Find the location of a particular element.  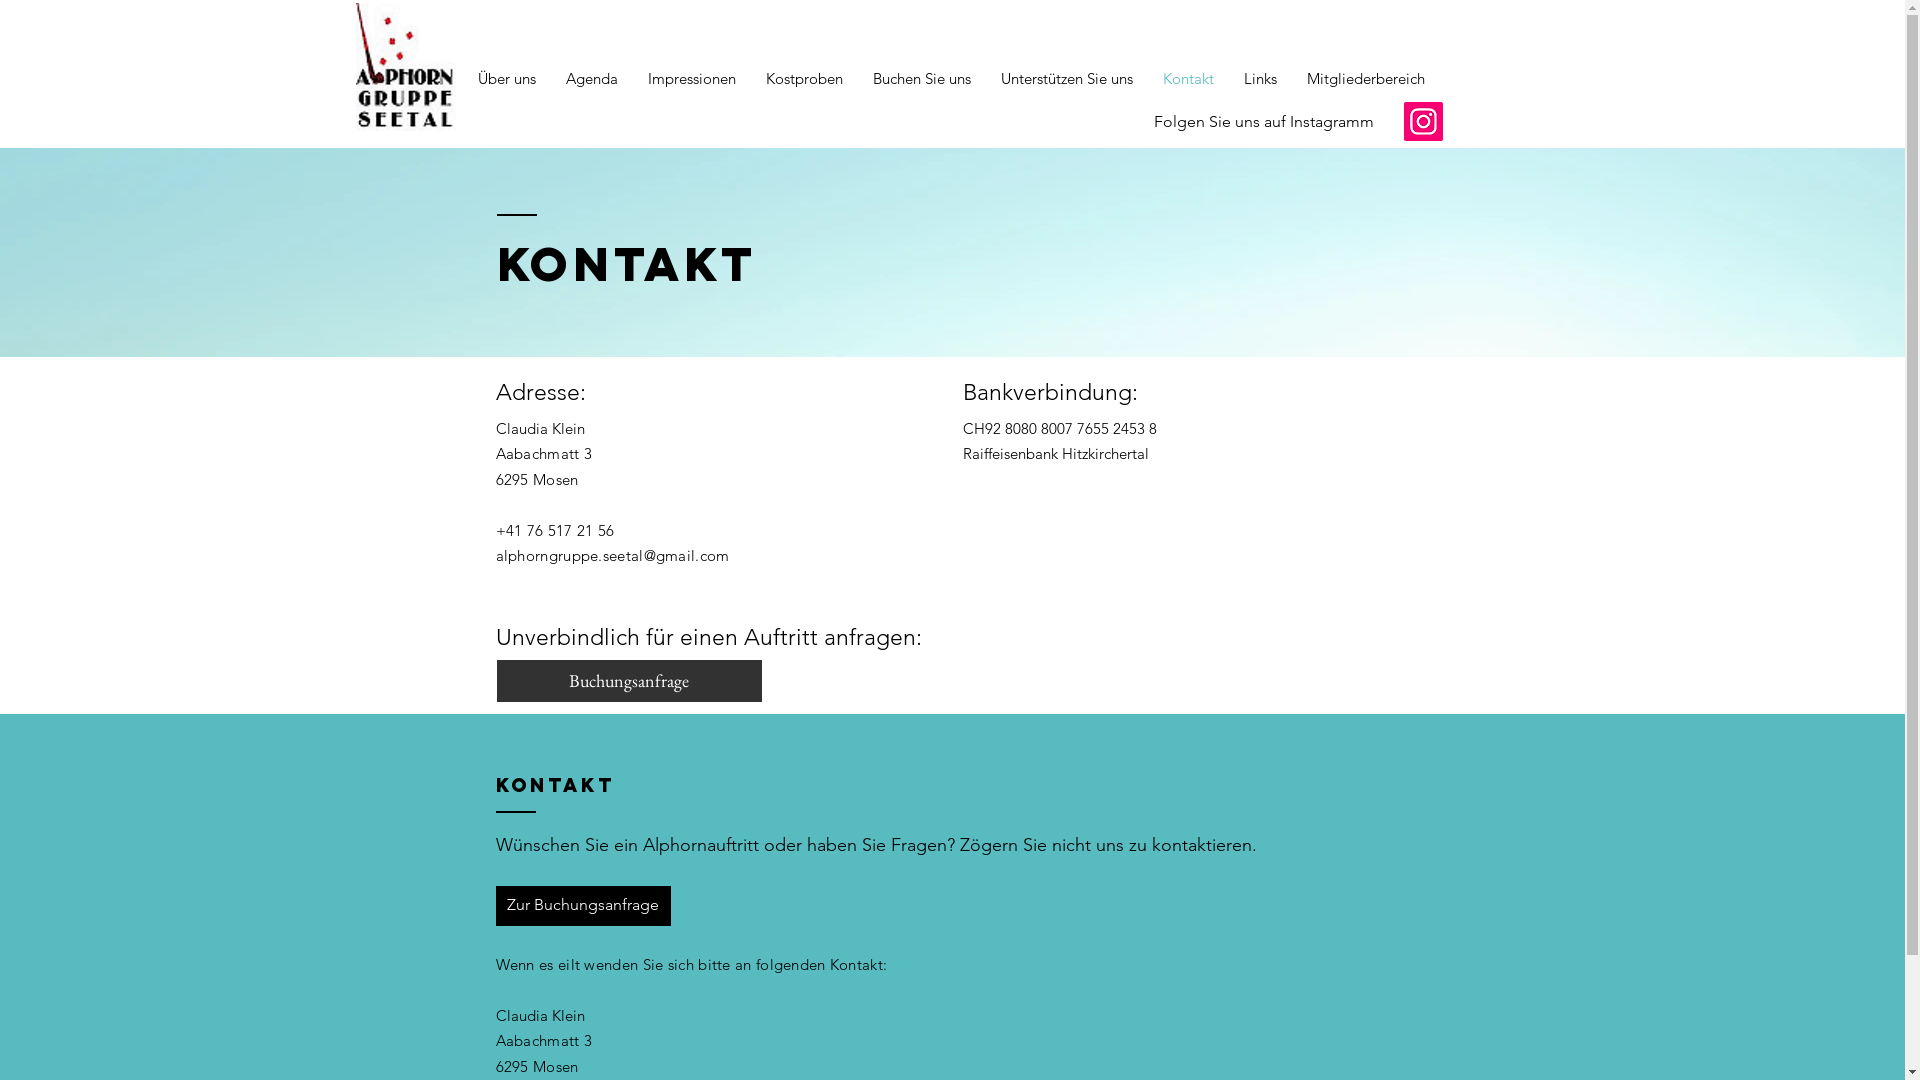

'Alphorngruppe seetal' is located at coordinates (1098, 7).